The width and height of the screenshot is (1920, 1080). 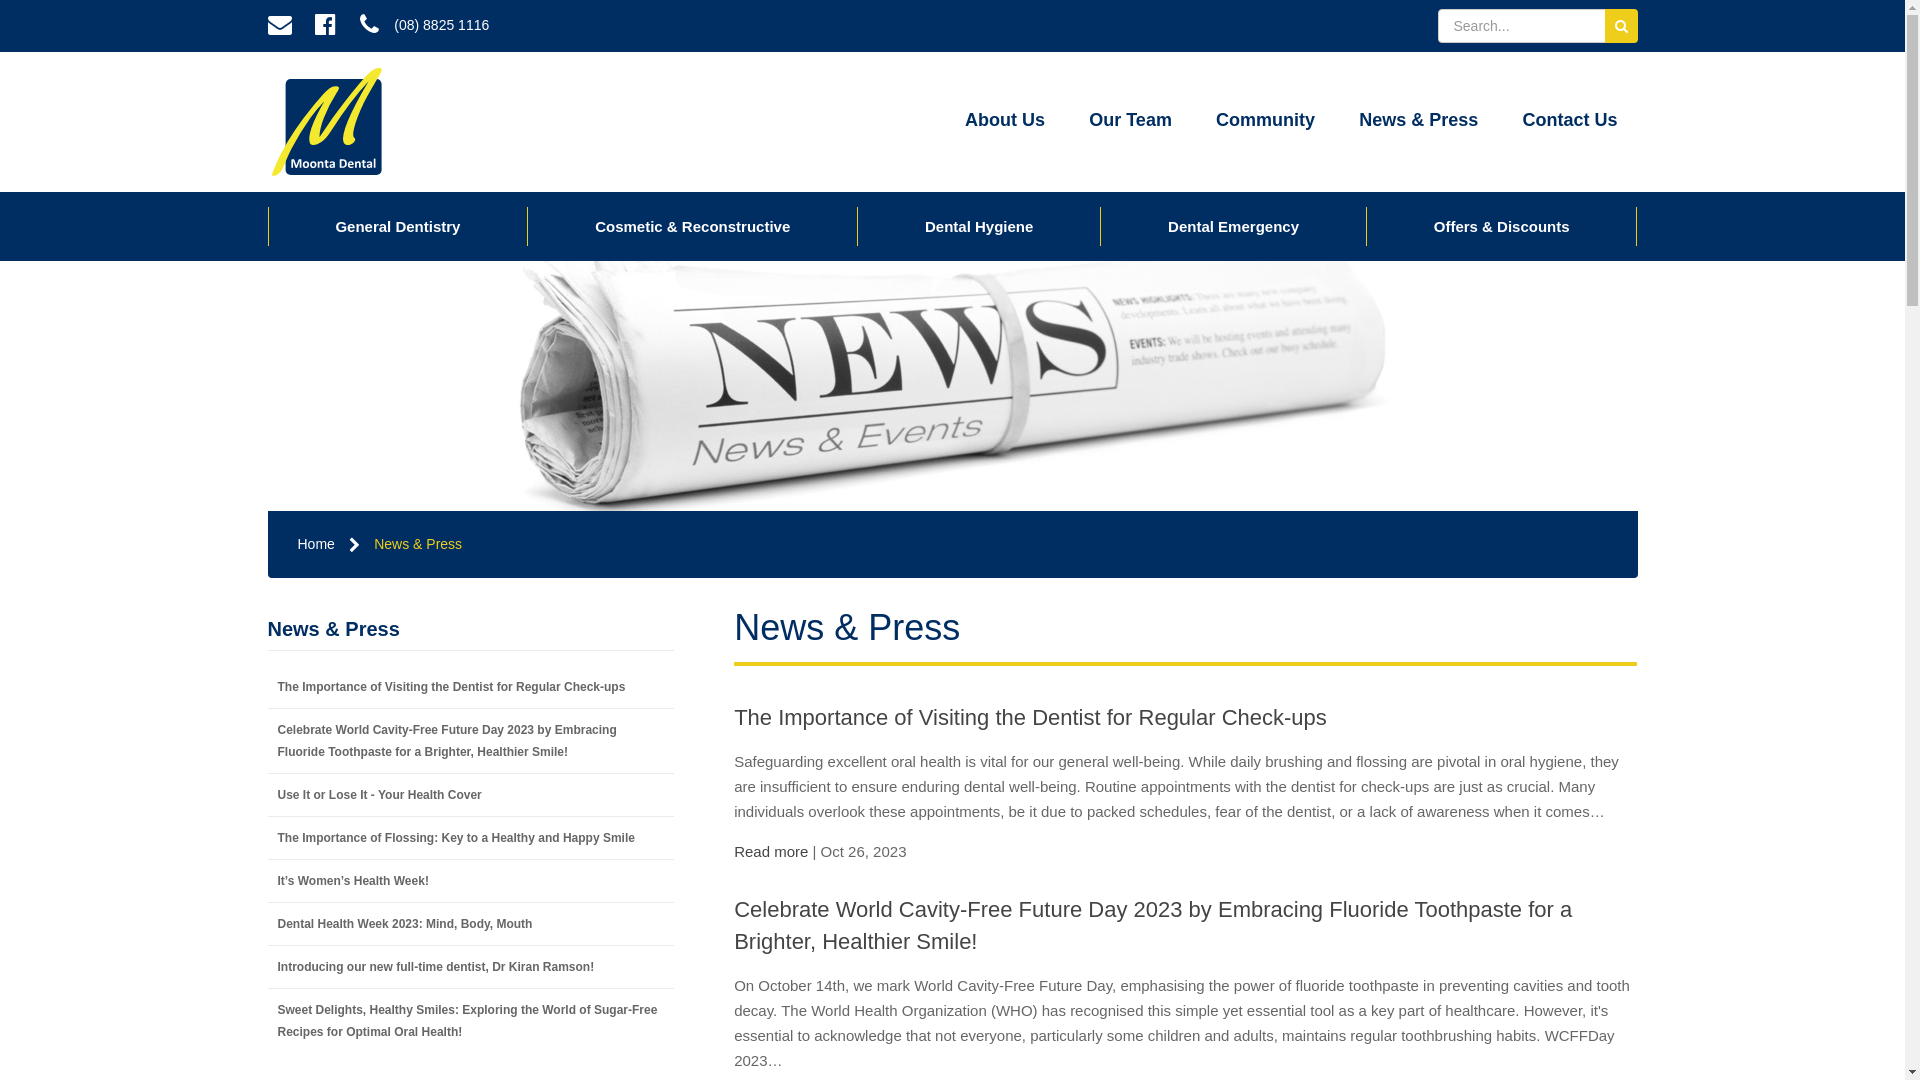 What do you see at coordinates (858, 225) in the screenshot?
I see `'Dental Hygiene'` at bounding box center [858, 225].